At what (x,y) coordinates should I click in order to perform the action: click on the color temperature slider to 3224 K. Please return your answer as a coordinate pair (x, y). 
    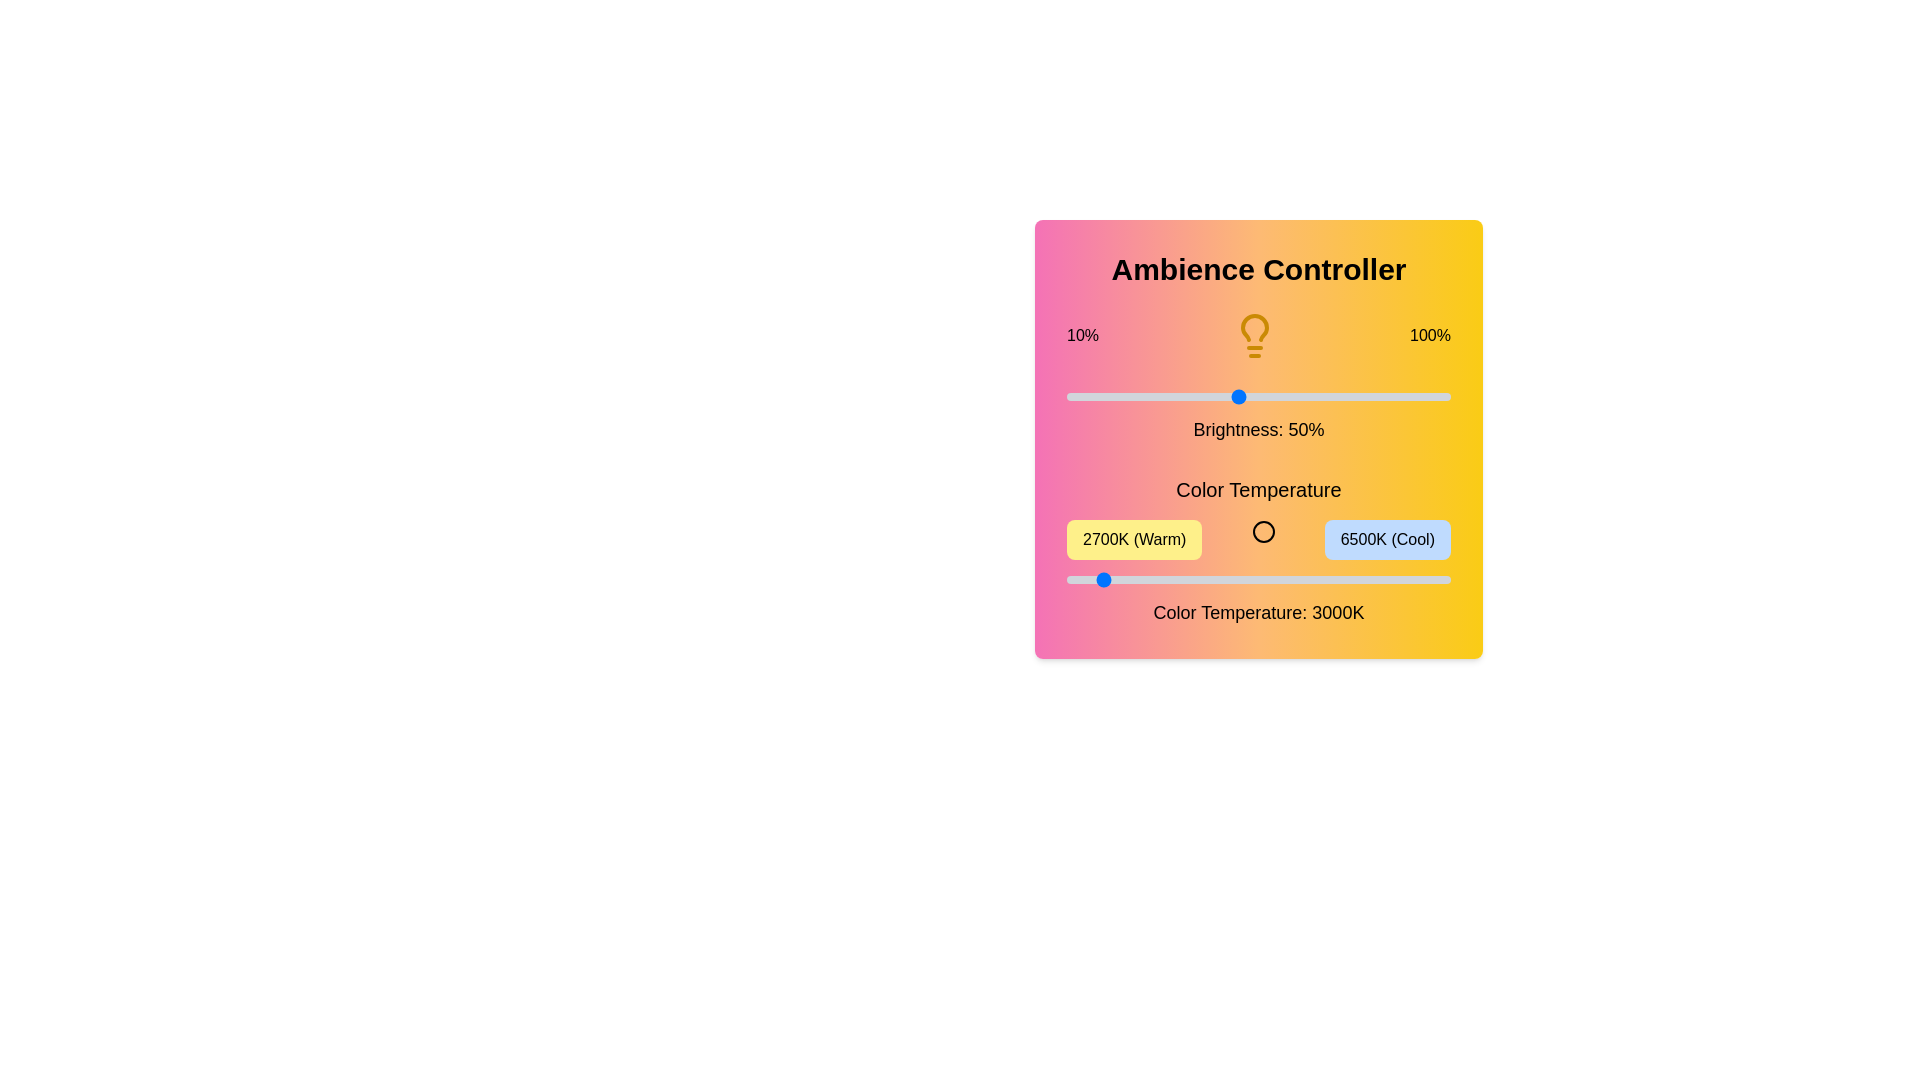
    Looking at the image, I should click on (1118, 579).